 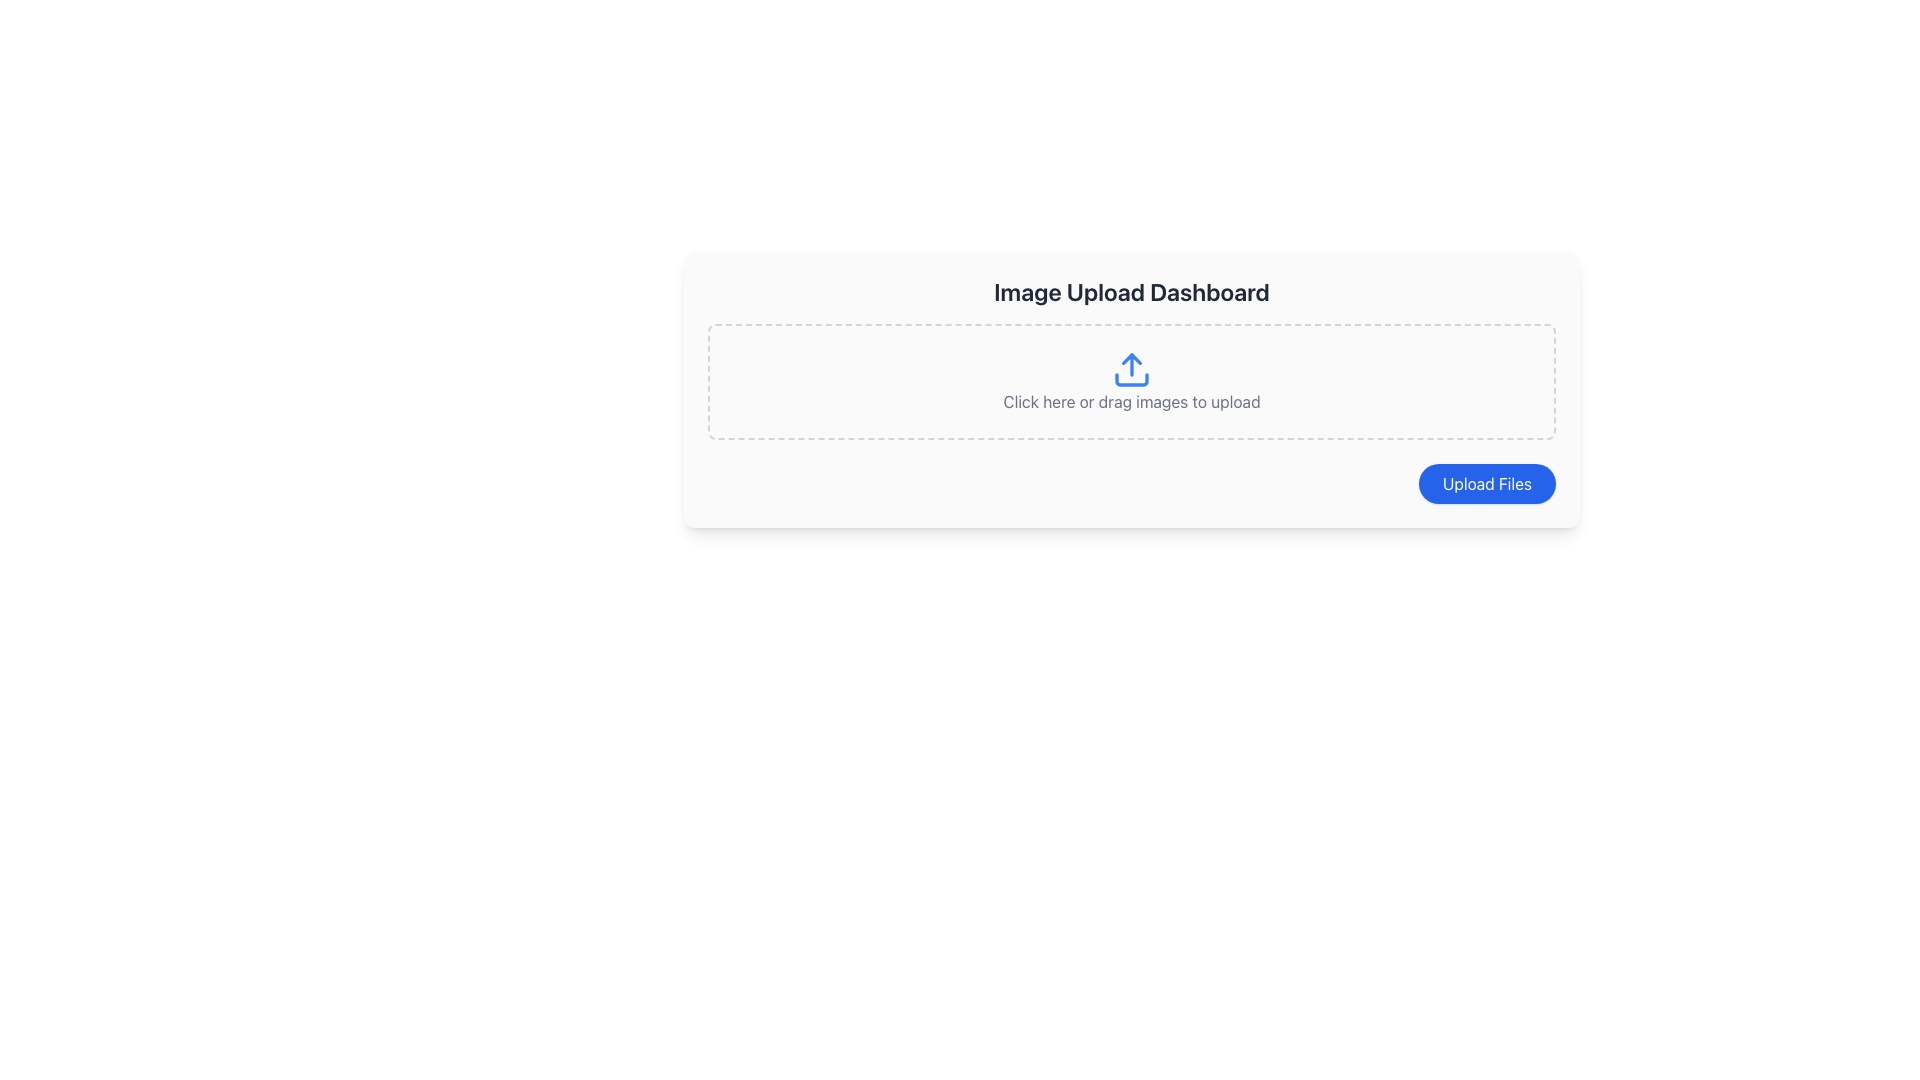 What do you see at coordinates (1132, 370) in the screenshot?
I see `the blue upload icon with an upward arrow, located in the file upload section labeled 'Click here or drag images to upload'` at bounding box center [1132, 370].